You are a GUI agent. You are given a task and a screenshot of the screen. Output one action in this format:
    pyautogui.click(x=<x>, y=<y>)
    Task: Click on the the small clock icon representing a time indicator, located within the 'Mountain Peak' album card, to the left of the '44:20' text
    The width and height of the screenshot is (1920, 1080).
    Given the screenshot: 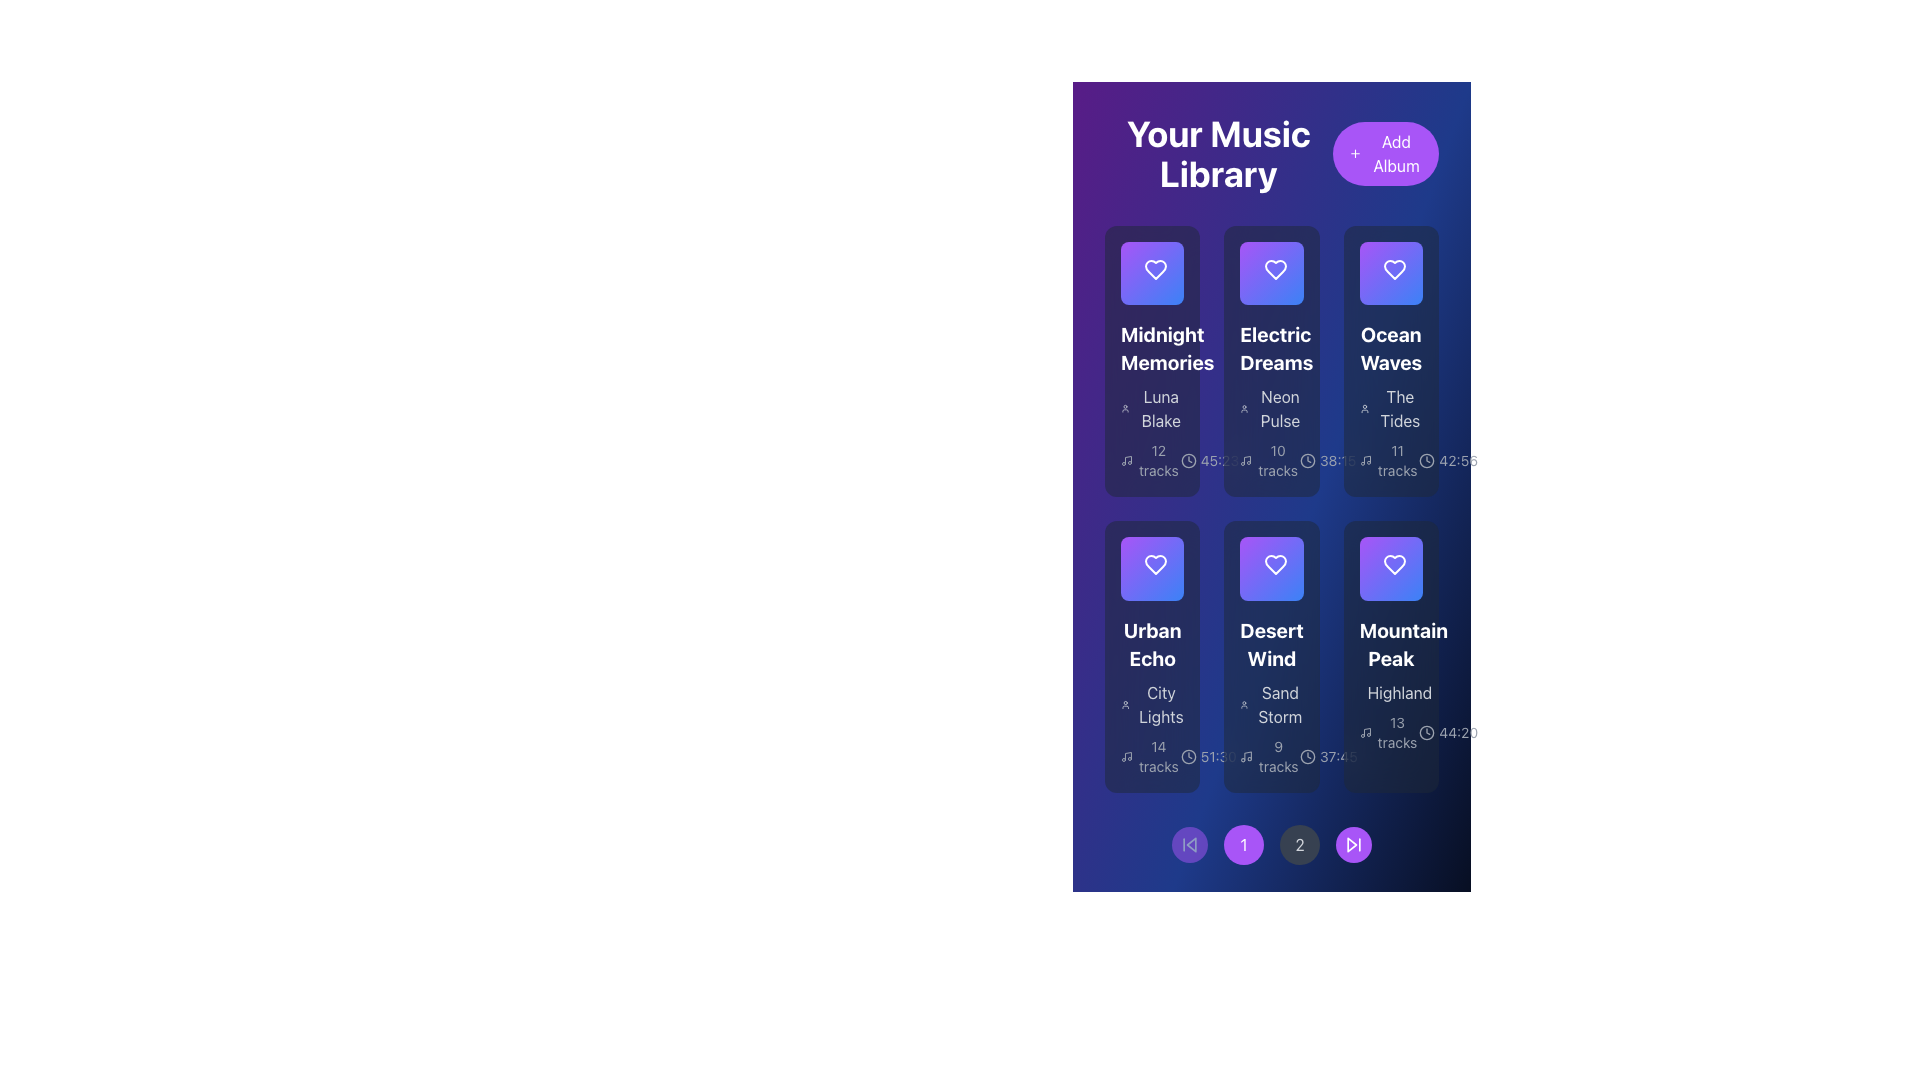 What is the action you would take?
    pyautogui.click(x=1426, y=732)
    